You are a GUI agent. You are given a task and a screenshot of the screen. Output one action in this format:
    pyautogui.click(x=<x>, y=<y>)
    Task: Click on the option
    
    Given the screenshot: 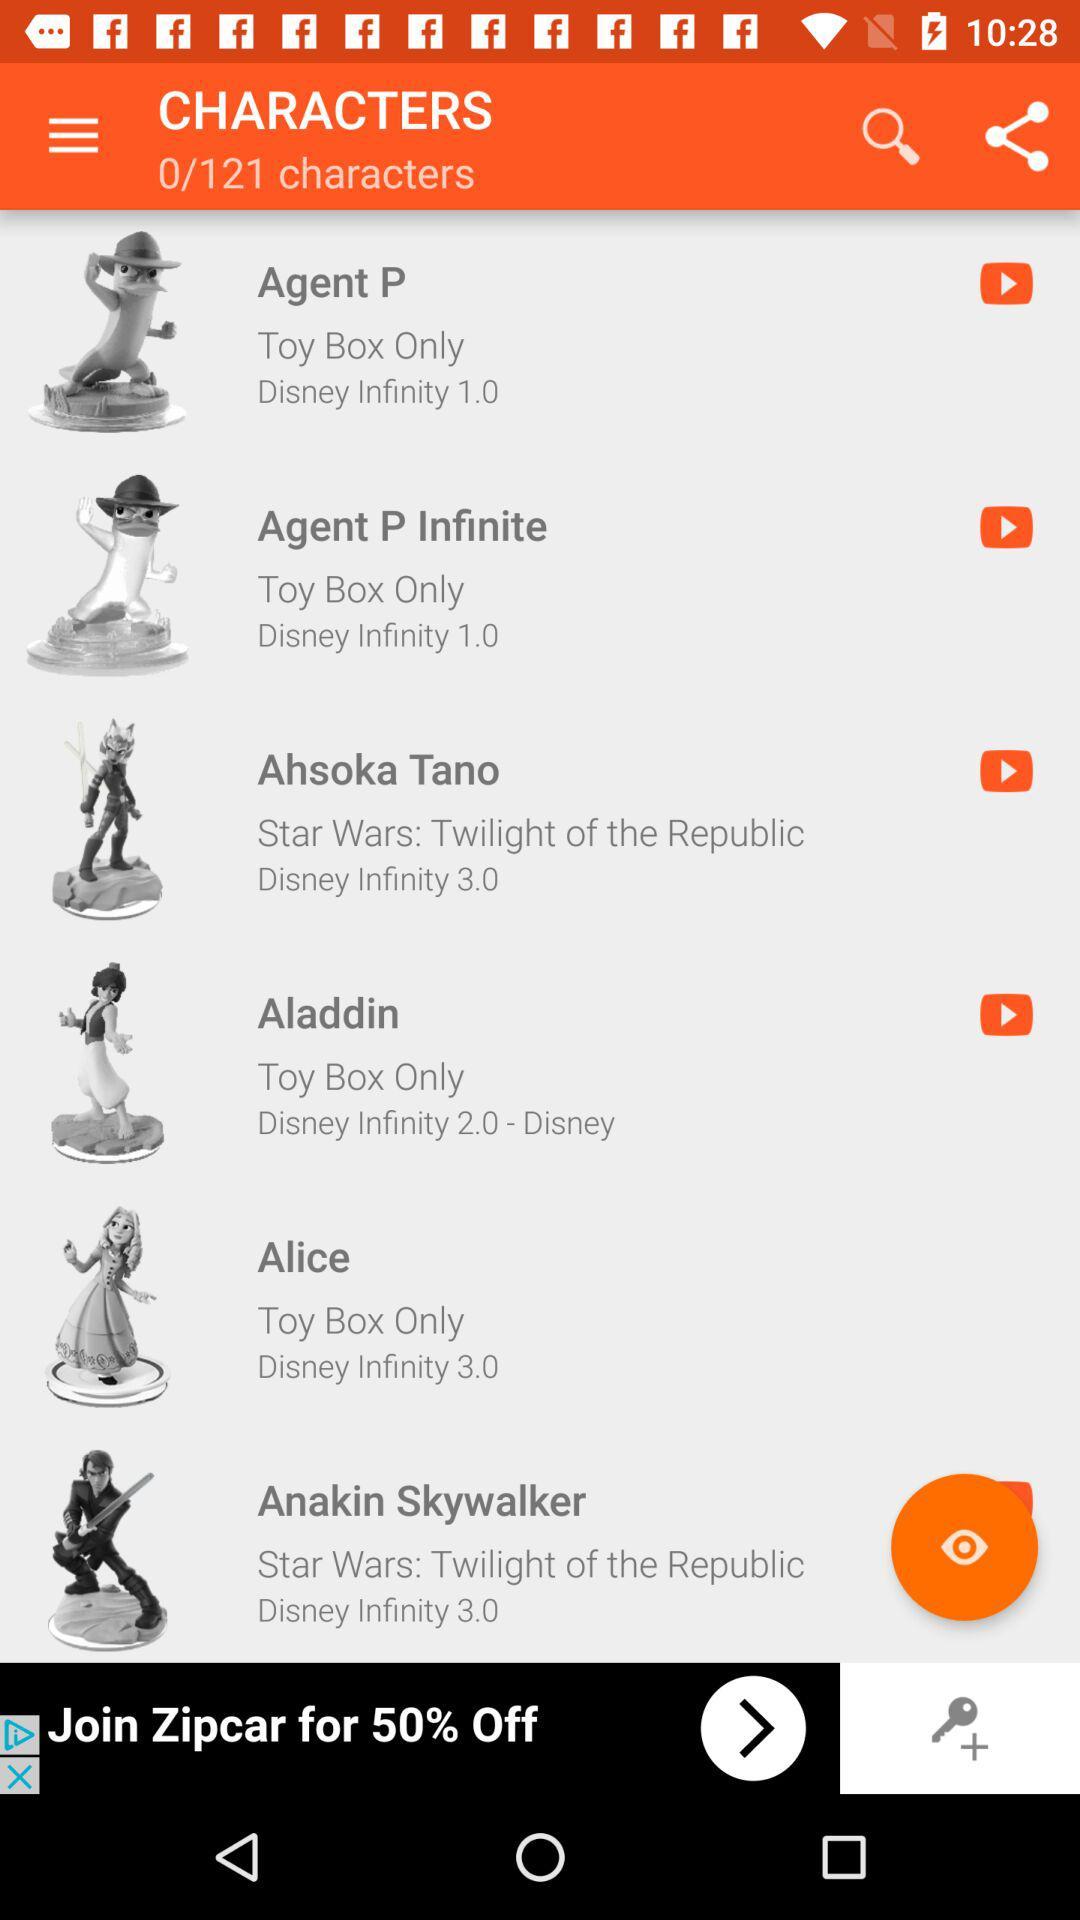 What is the action you would take?
    pyautogui.click(x=107, y=1062)
    